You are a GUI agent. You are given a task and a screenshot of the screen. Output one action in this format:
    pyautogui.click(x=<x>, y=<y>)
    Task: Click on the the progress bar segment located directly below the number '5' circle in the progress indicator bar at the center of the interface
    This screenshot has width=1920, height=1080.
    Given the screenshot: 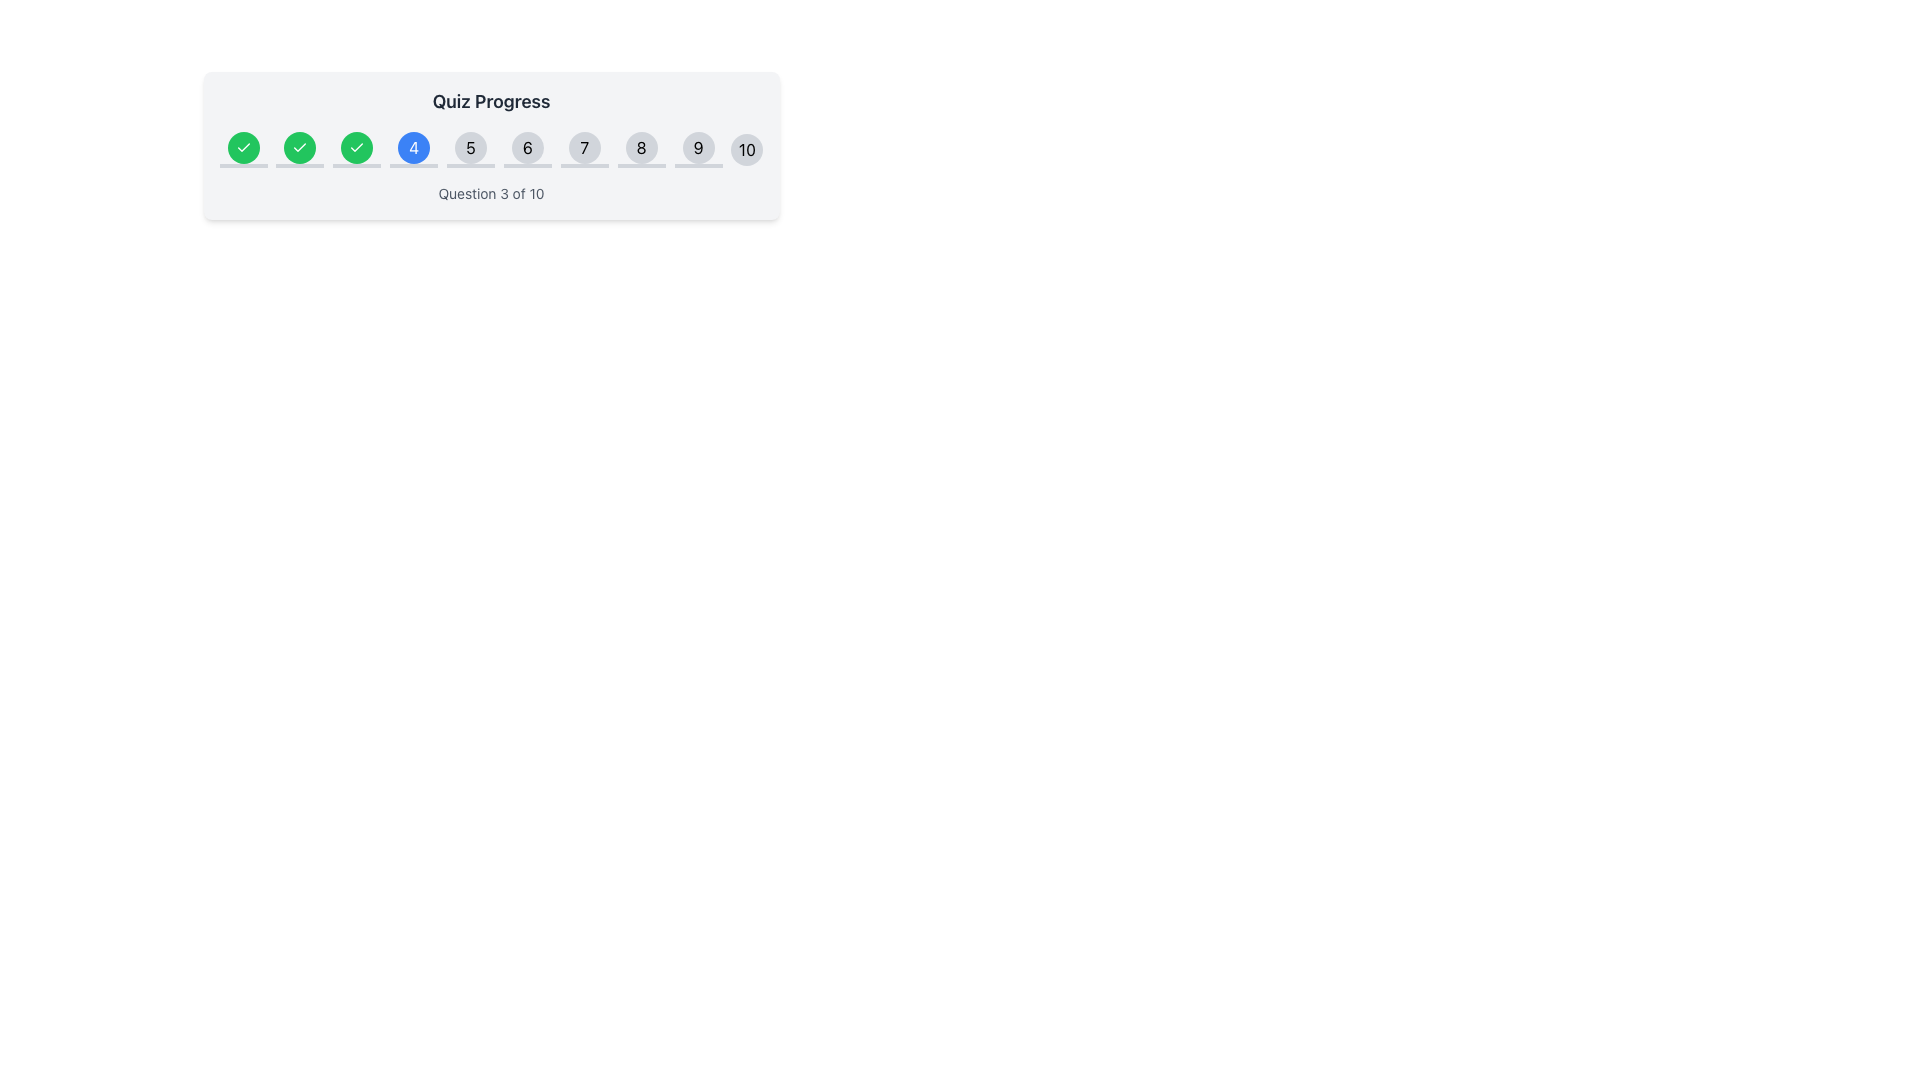 What is the action you would take?
    pyautogui.click(x=469, y=164)
    